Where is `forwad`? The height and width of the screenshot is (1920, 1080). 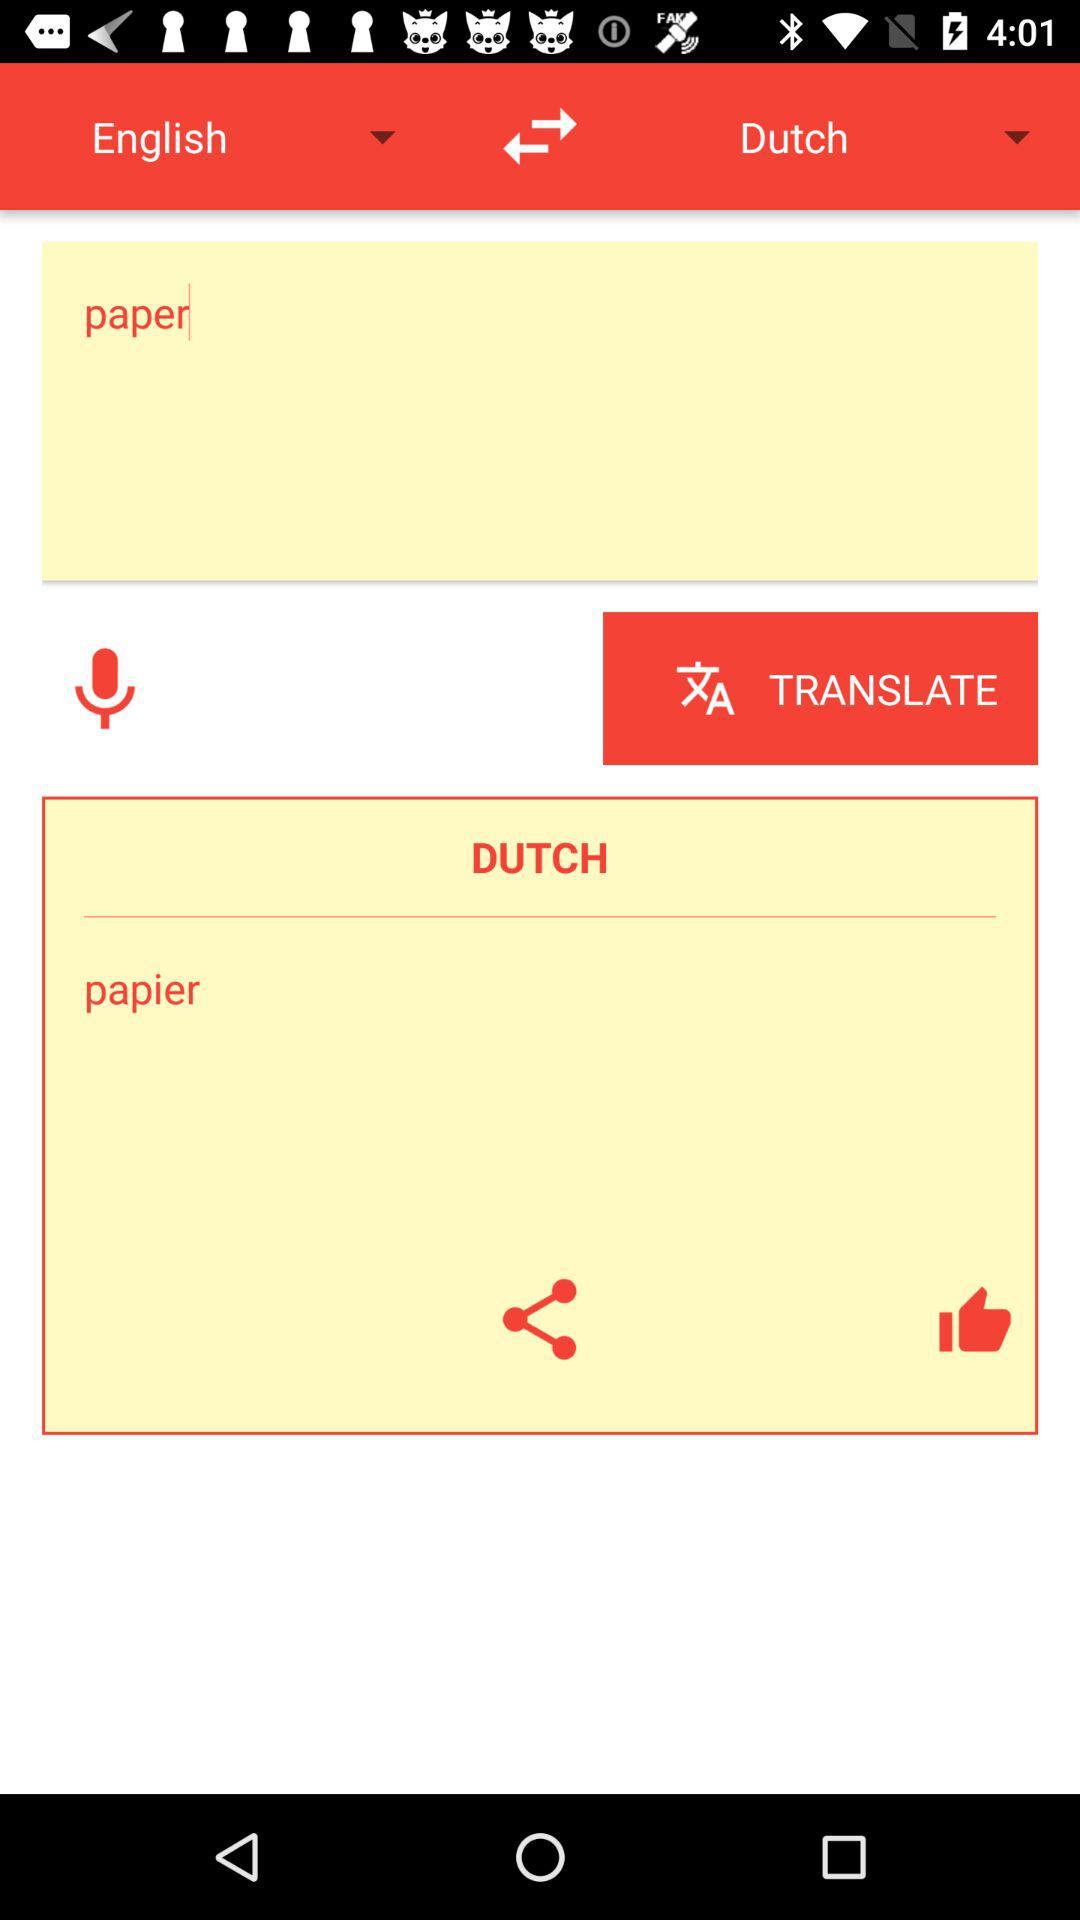
forwad is located at coordinates (540, 135).